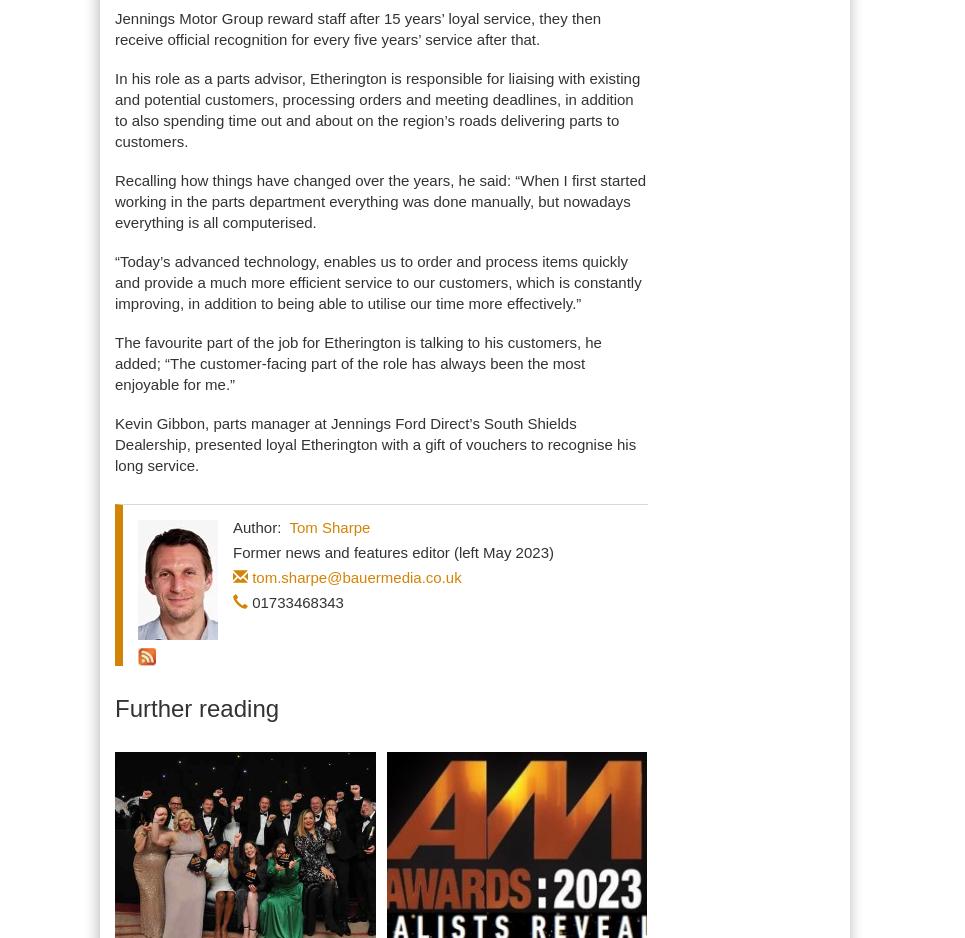 This screenshot has height=938, width=965. What do you see at coordinates (115, 707) in the screenshot?
I see `'Further reading'` at bounding box center [115, 707].